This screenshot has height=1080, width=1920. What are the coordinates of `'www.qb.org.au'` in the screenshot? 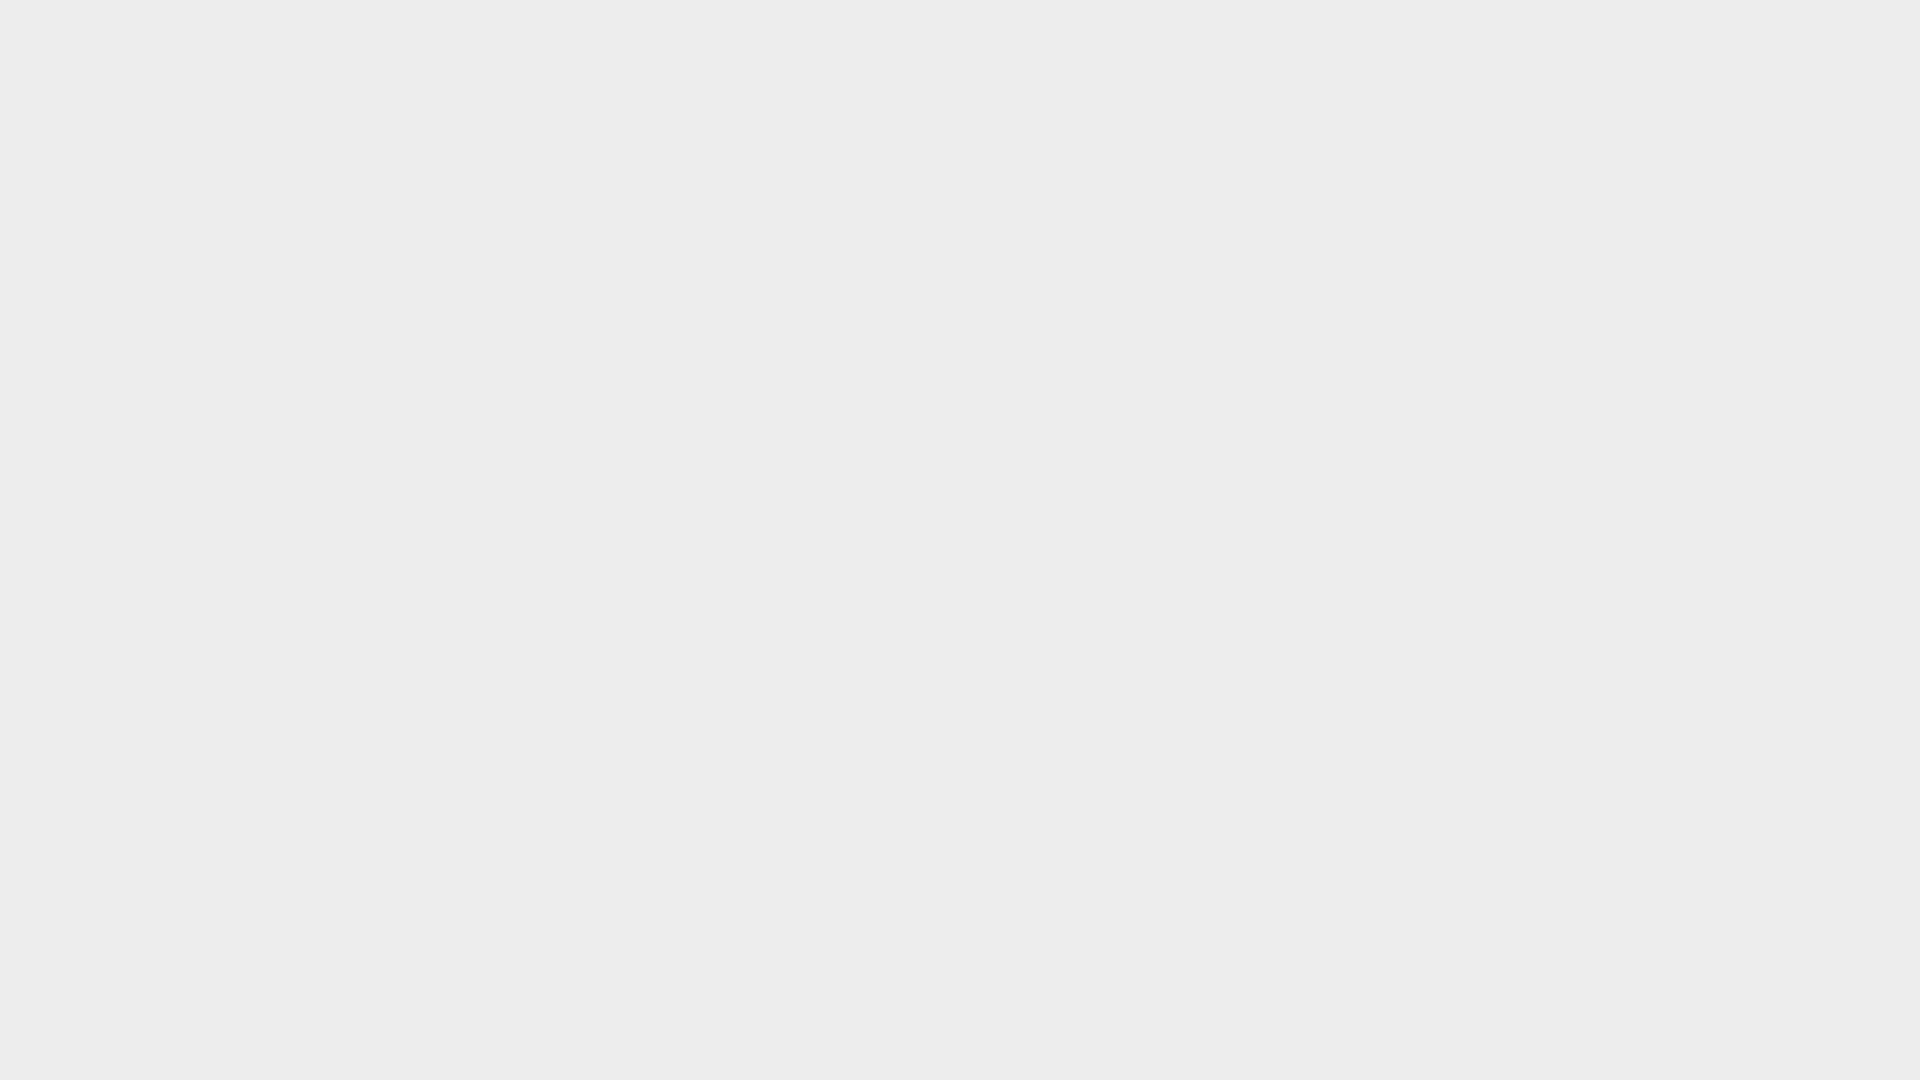 It's located at (1070, 1049).